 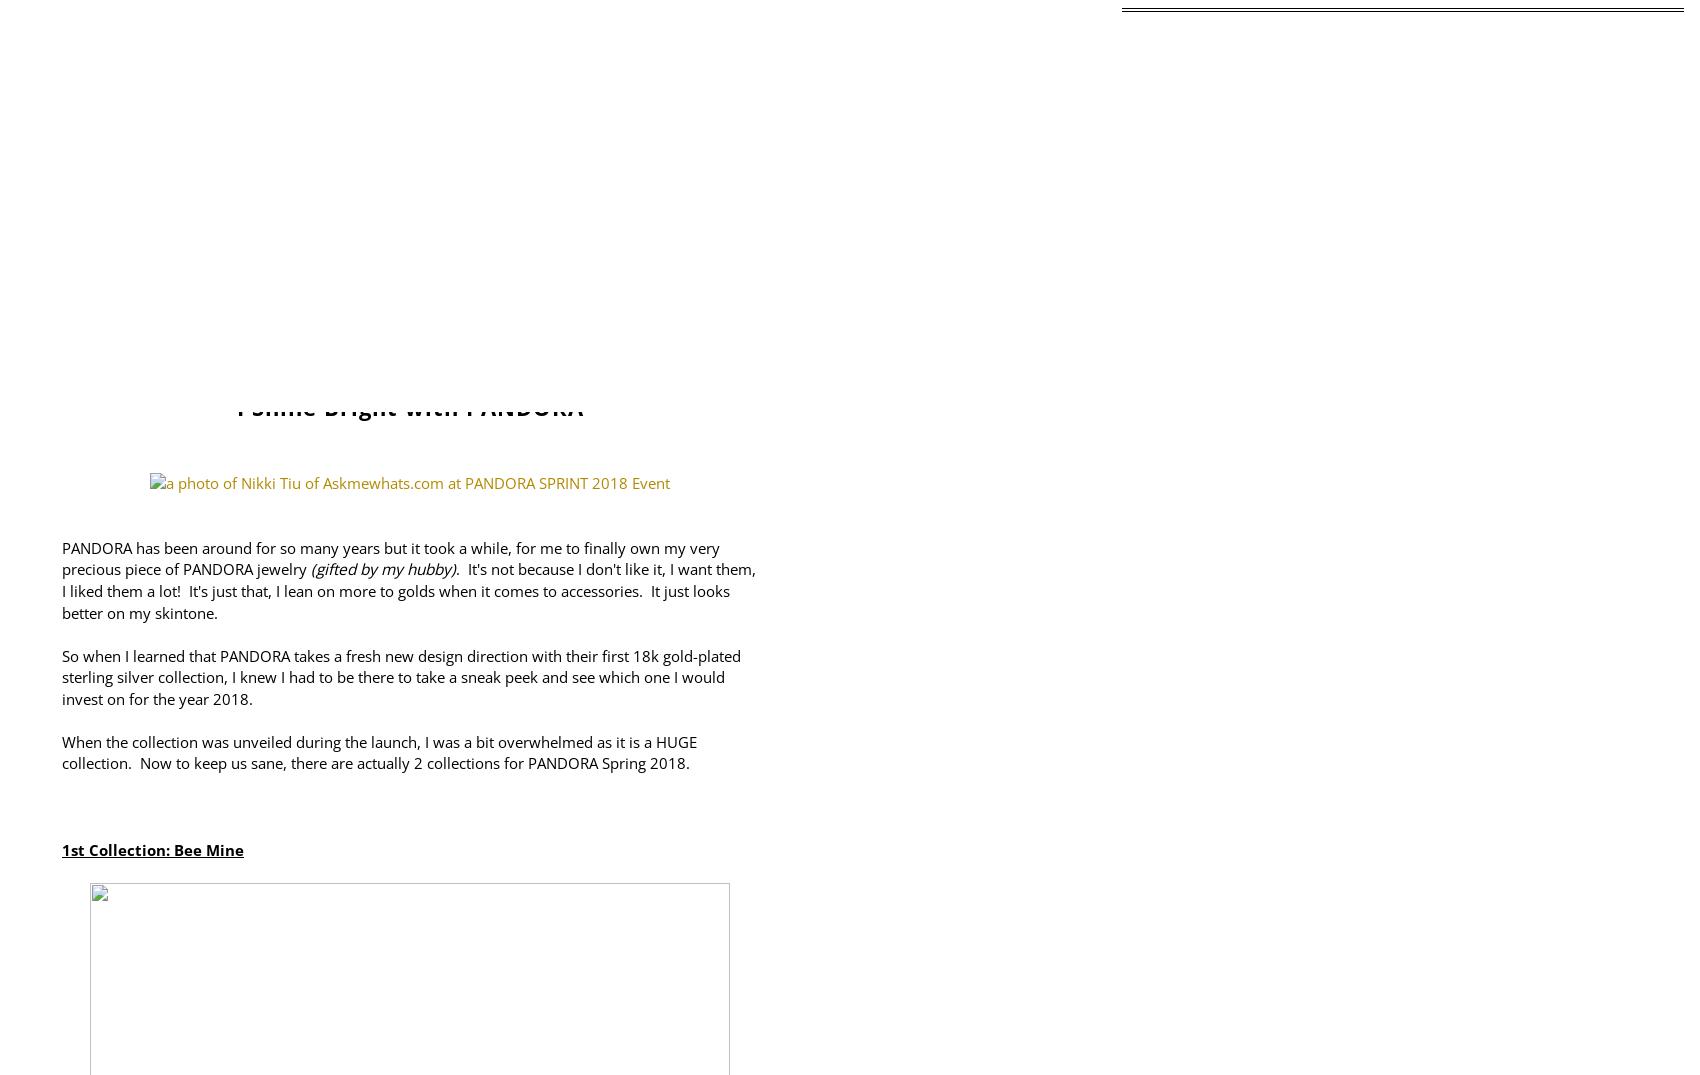 I want to click on 'MAKE UP PORTFOLIO', so click(x=687, y=299).